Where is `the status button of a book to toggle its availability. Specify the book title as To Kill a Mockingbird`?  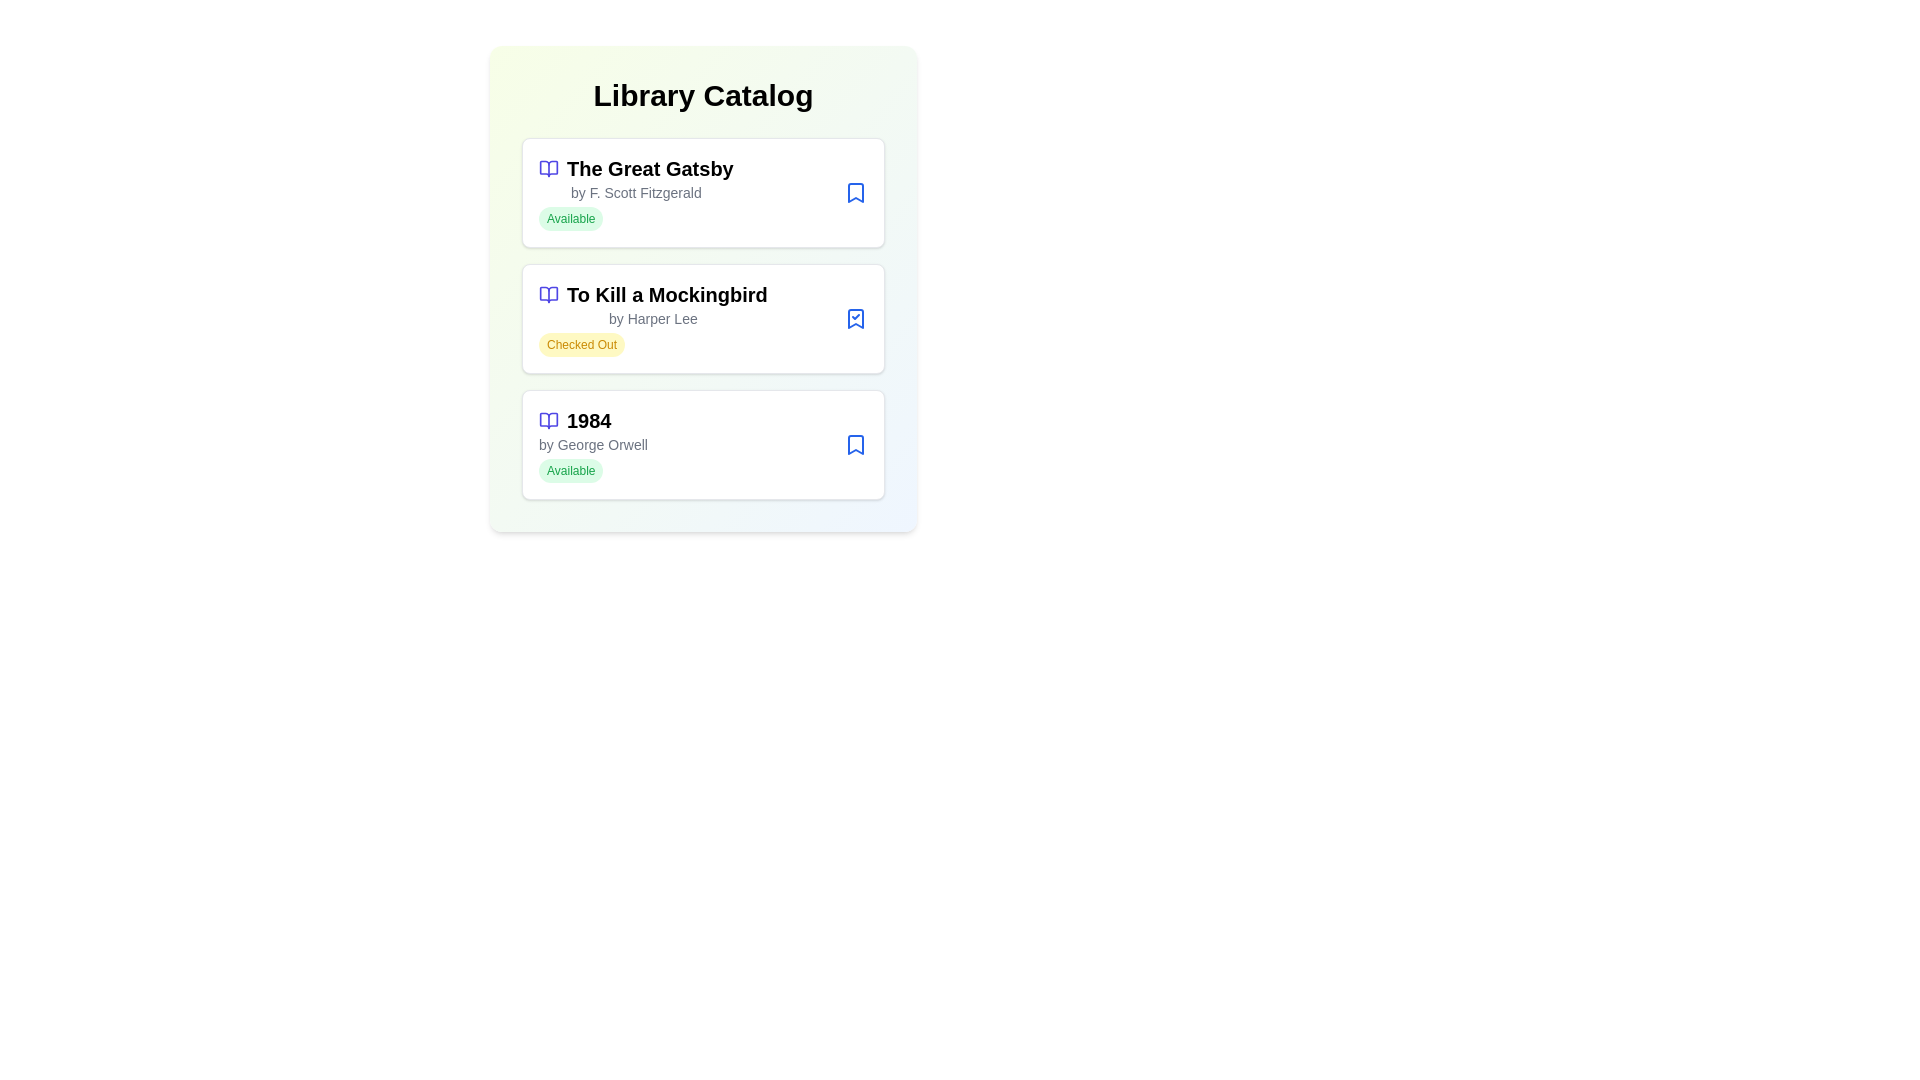 the status button of a book to toggle its availability. Specify the book title as To Kill a Mockingbird is located at coordinates (855, 318).